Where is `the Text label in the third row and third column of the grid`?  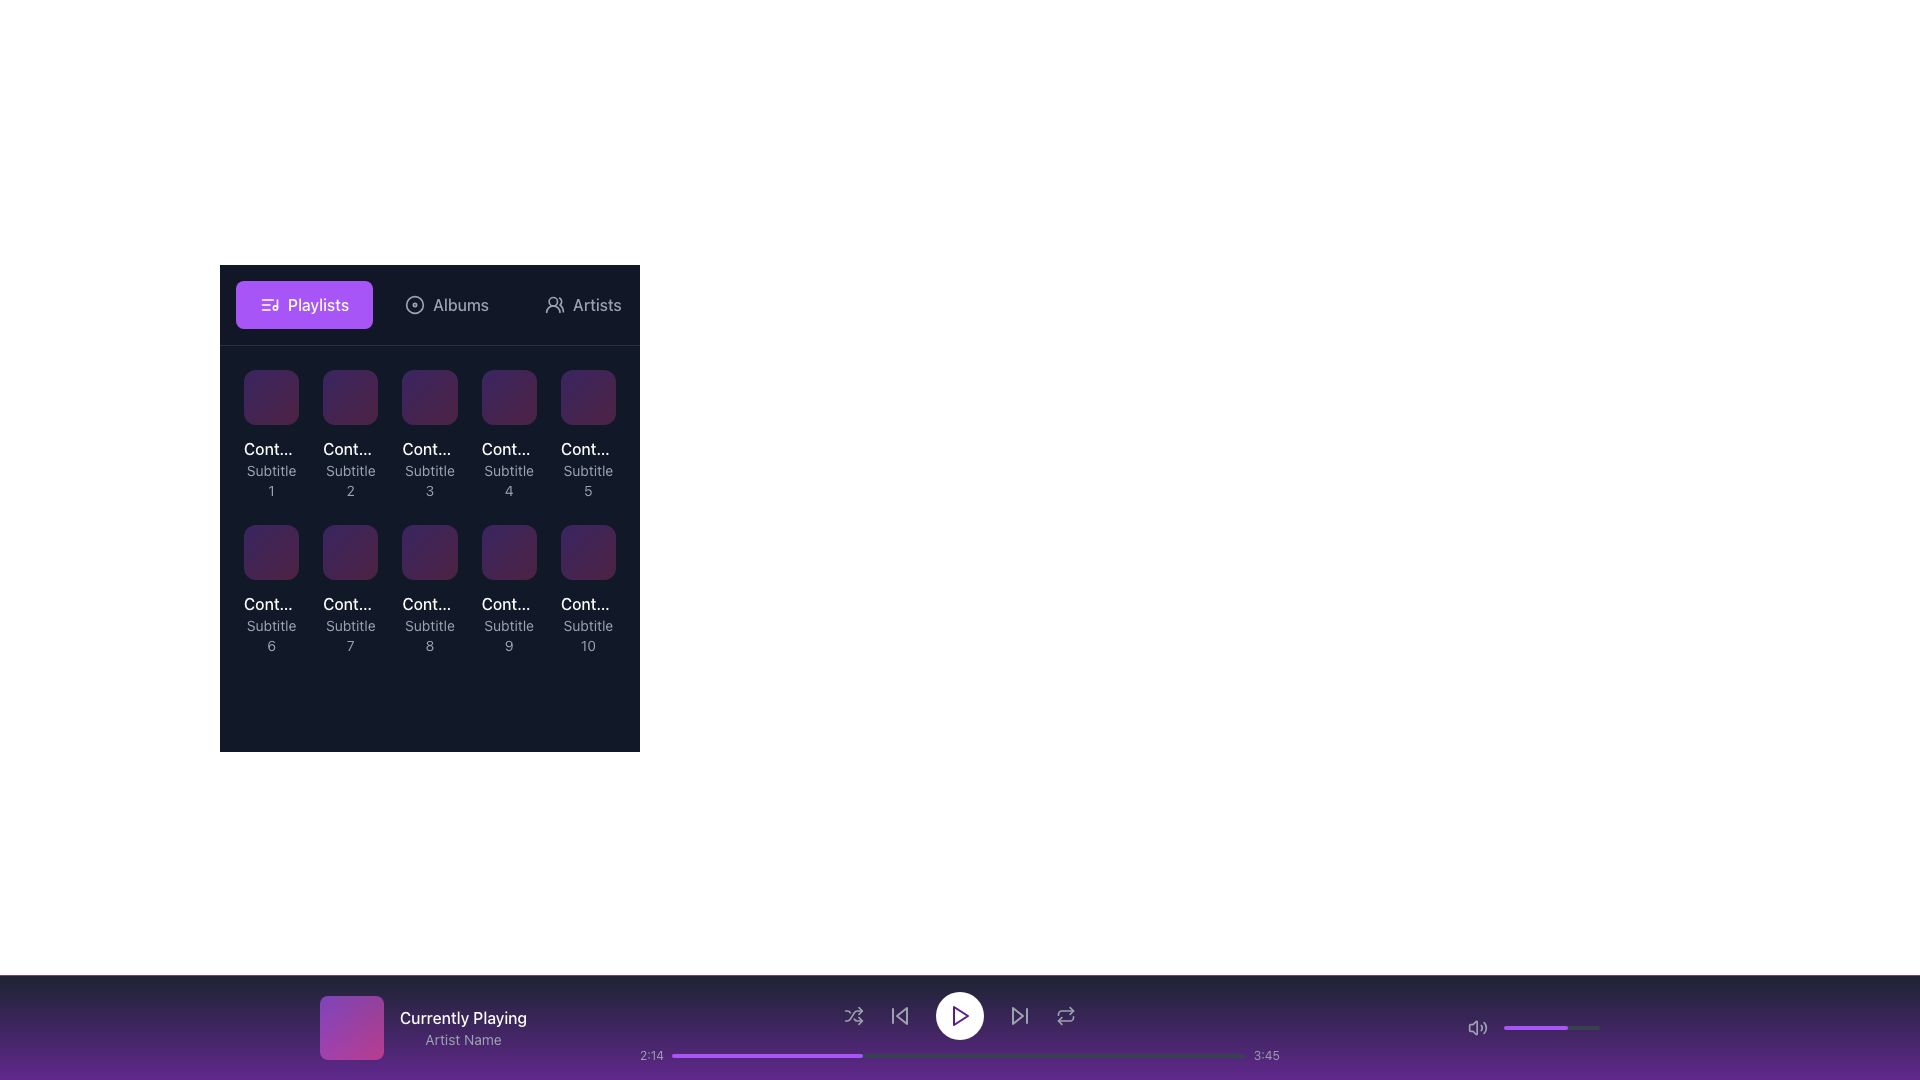
the Text label in the third row and third column of the grid is located at coordinates (429, 603).